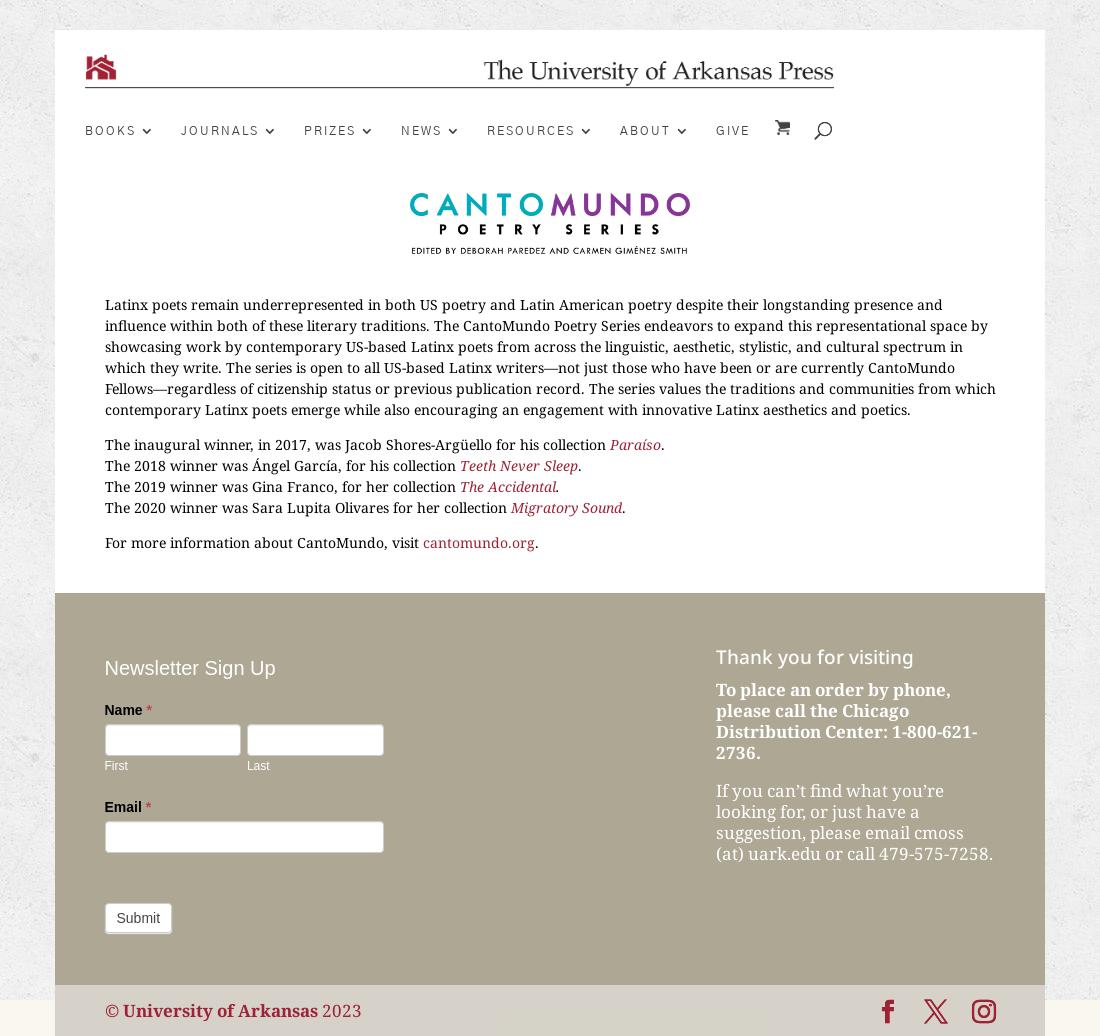  What do you see at coordinates (420, 130) in the screenshot?
I see `'News'` at bounding box center [420, 130].